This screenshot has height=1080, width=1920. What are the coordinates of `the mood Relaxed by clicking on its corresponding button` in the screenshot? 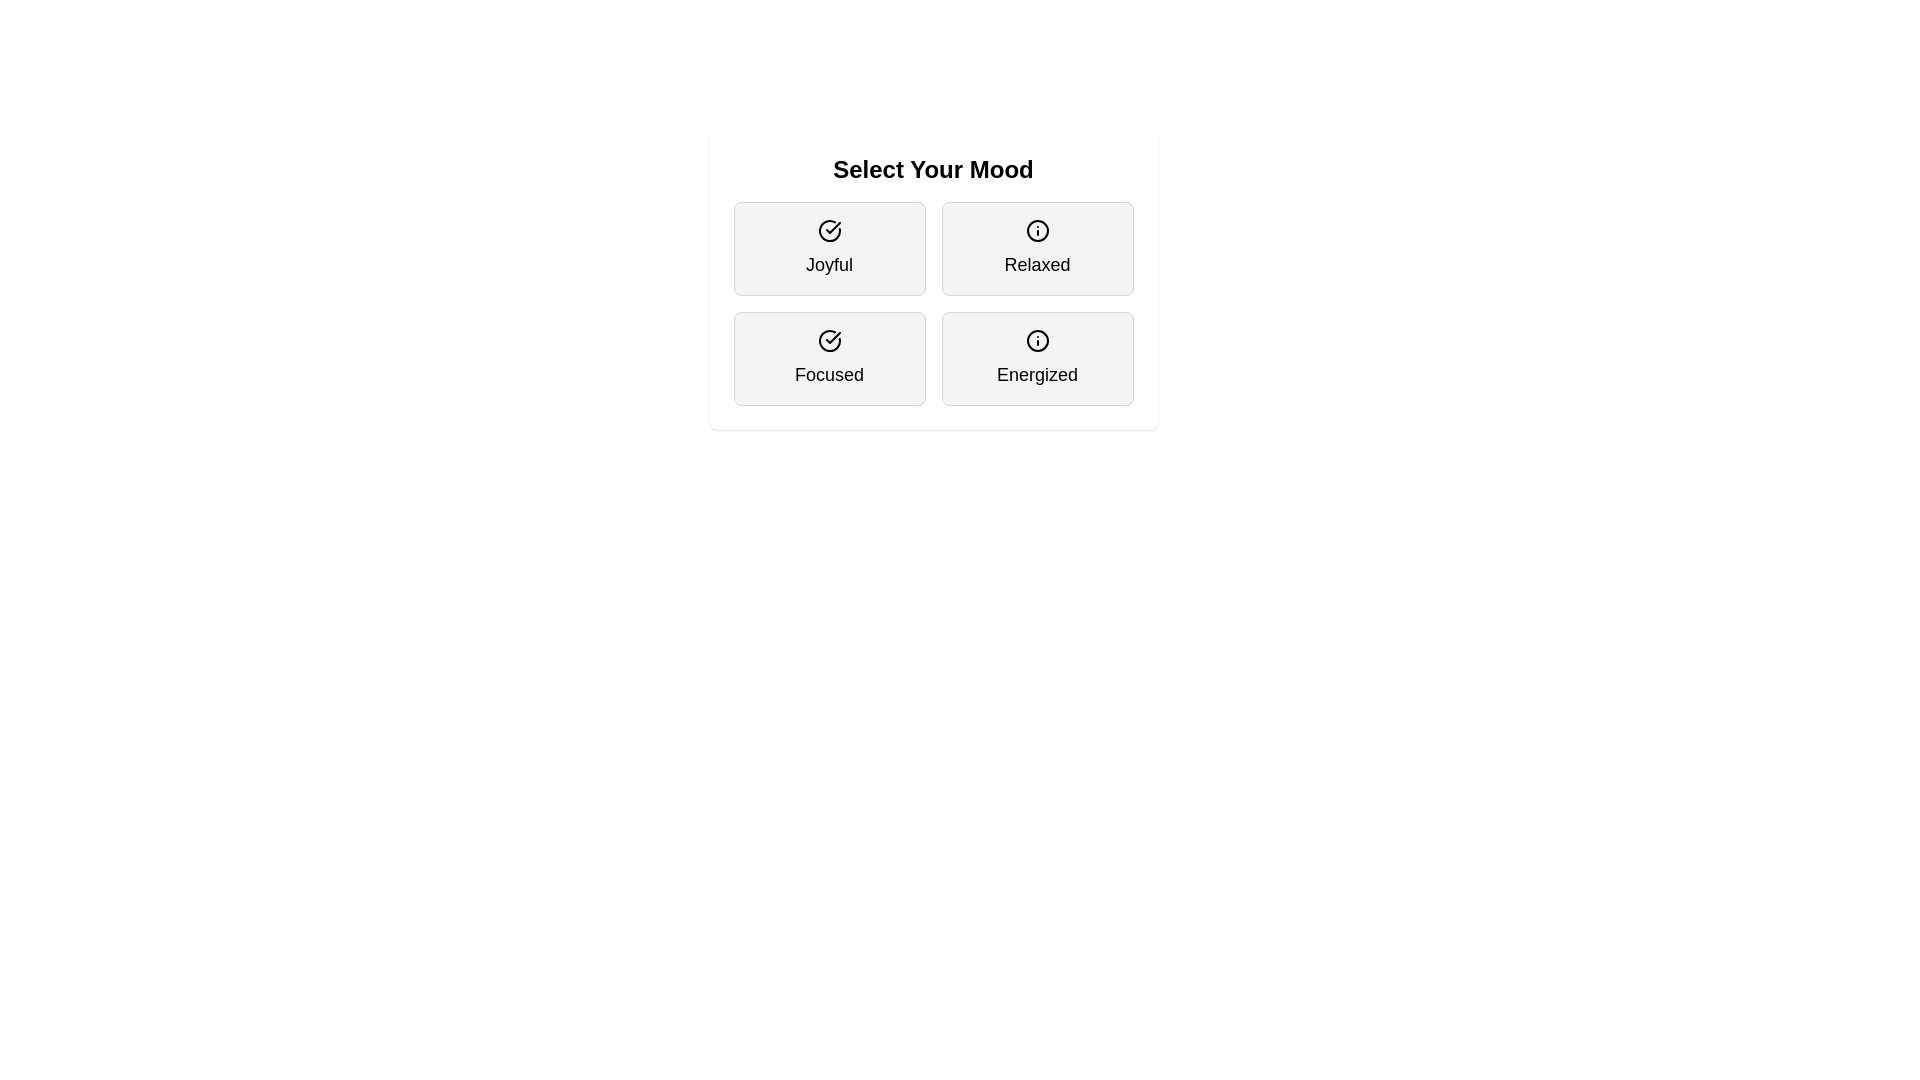 It's located at (1037, 248).